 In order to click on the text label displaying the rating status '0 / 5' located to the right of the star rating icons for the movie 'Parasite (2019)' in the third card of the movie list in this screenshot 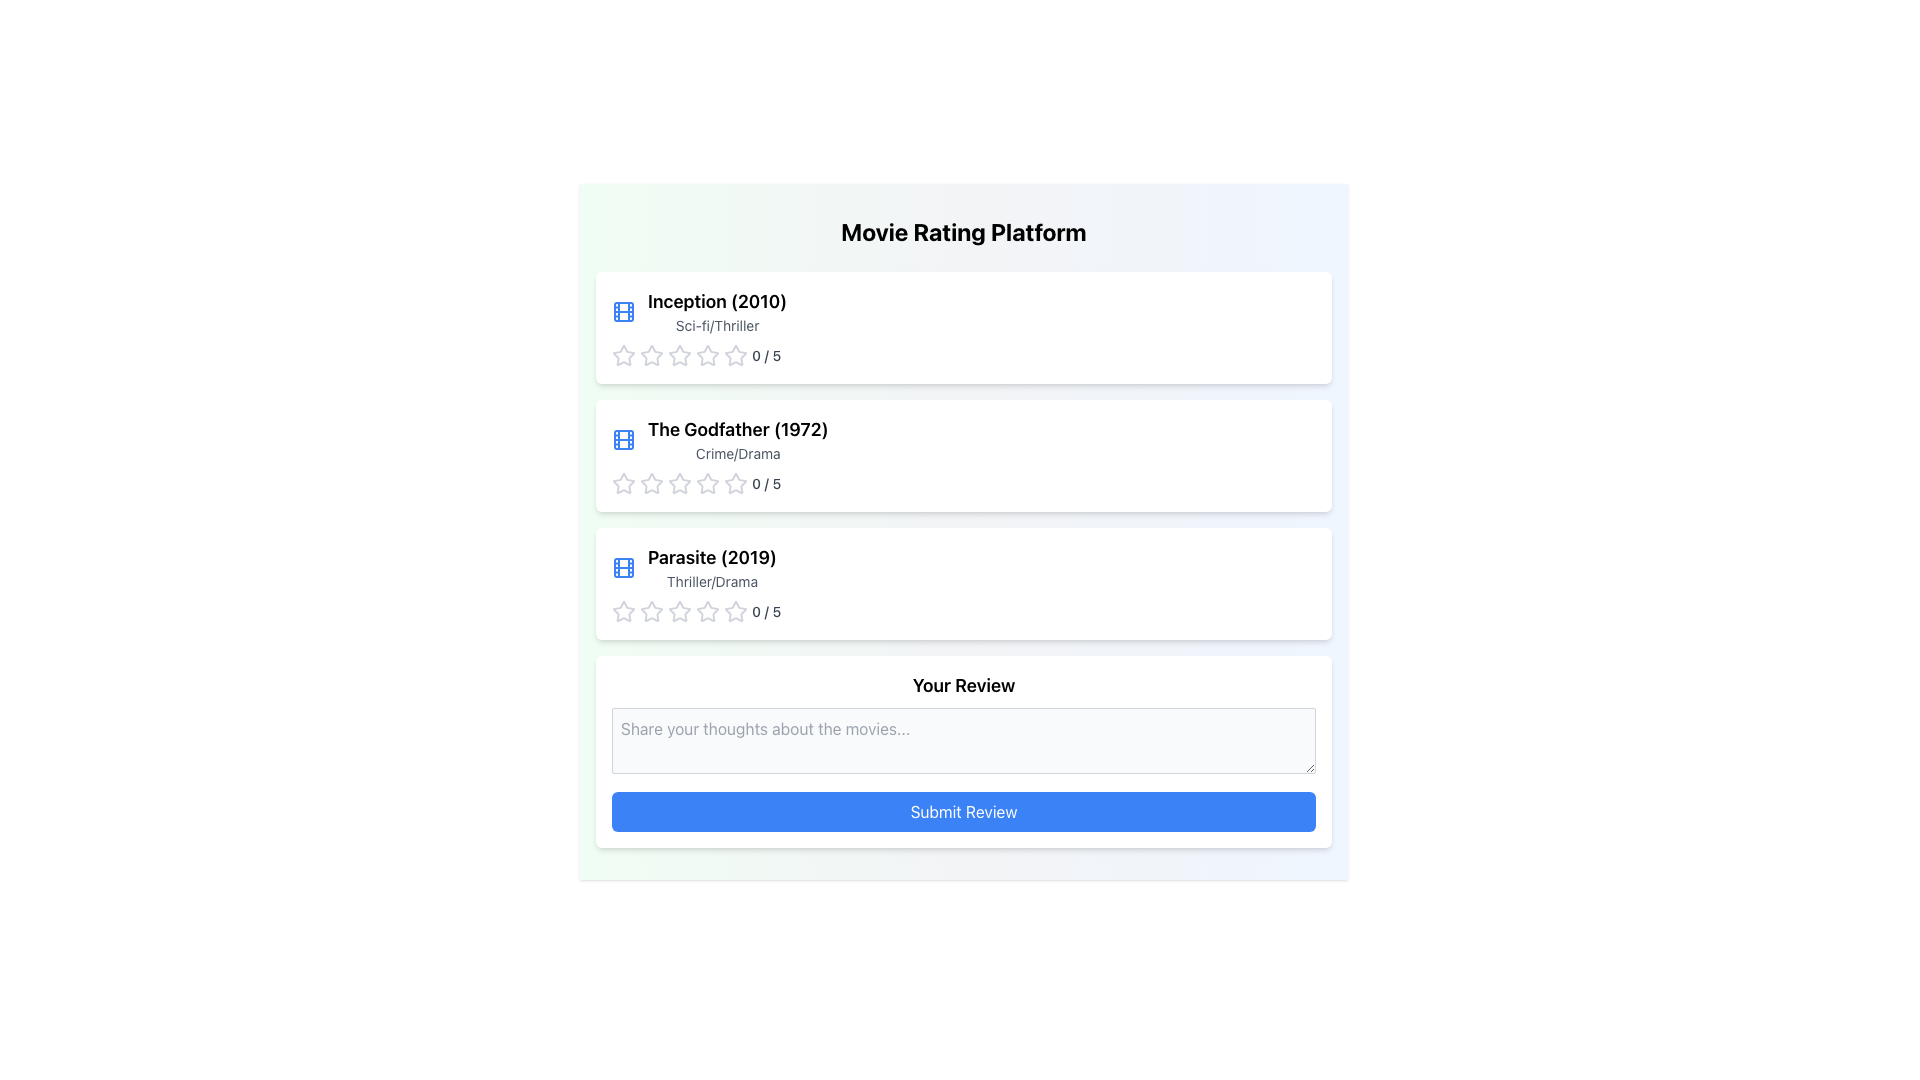, I will do `click(765, 611)`.